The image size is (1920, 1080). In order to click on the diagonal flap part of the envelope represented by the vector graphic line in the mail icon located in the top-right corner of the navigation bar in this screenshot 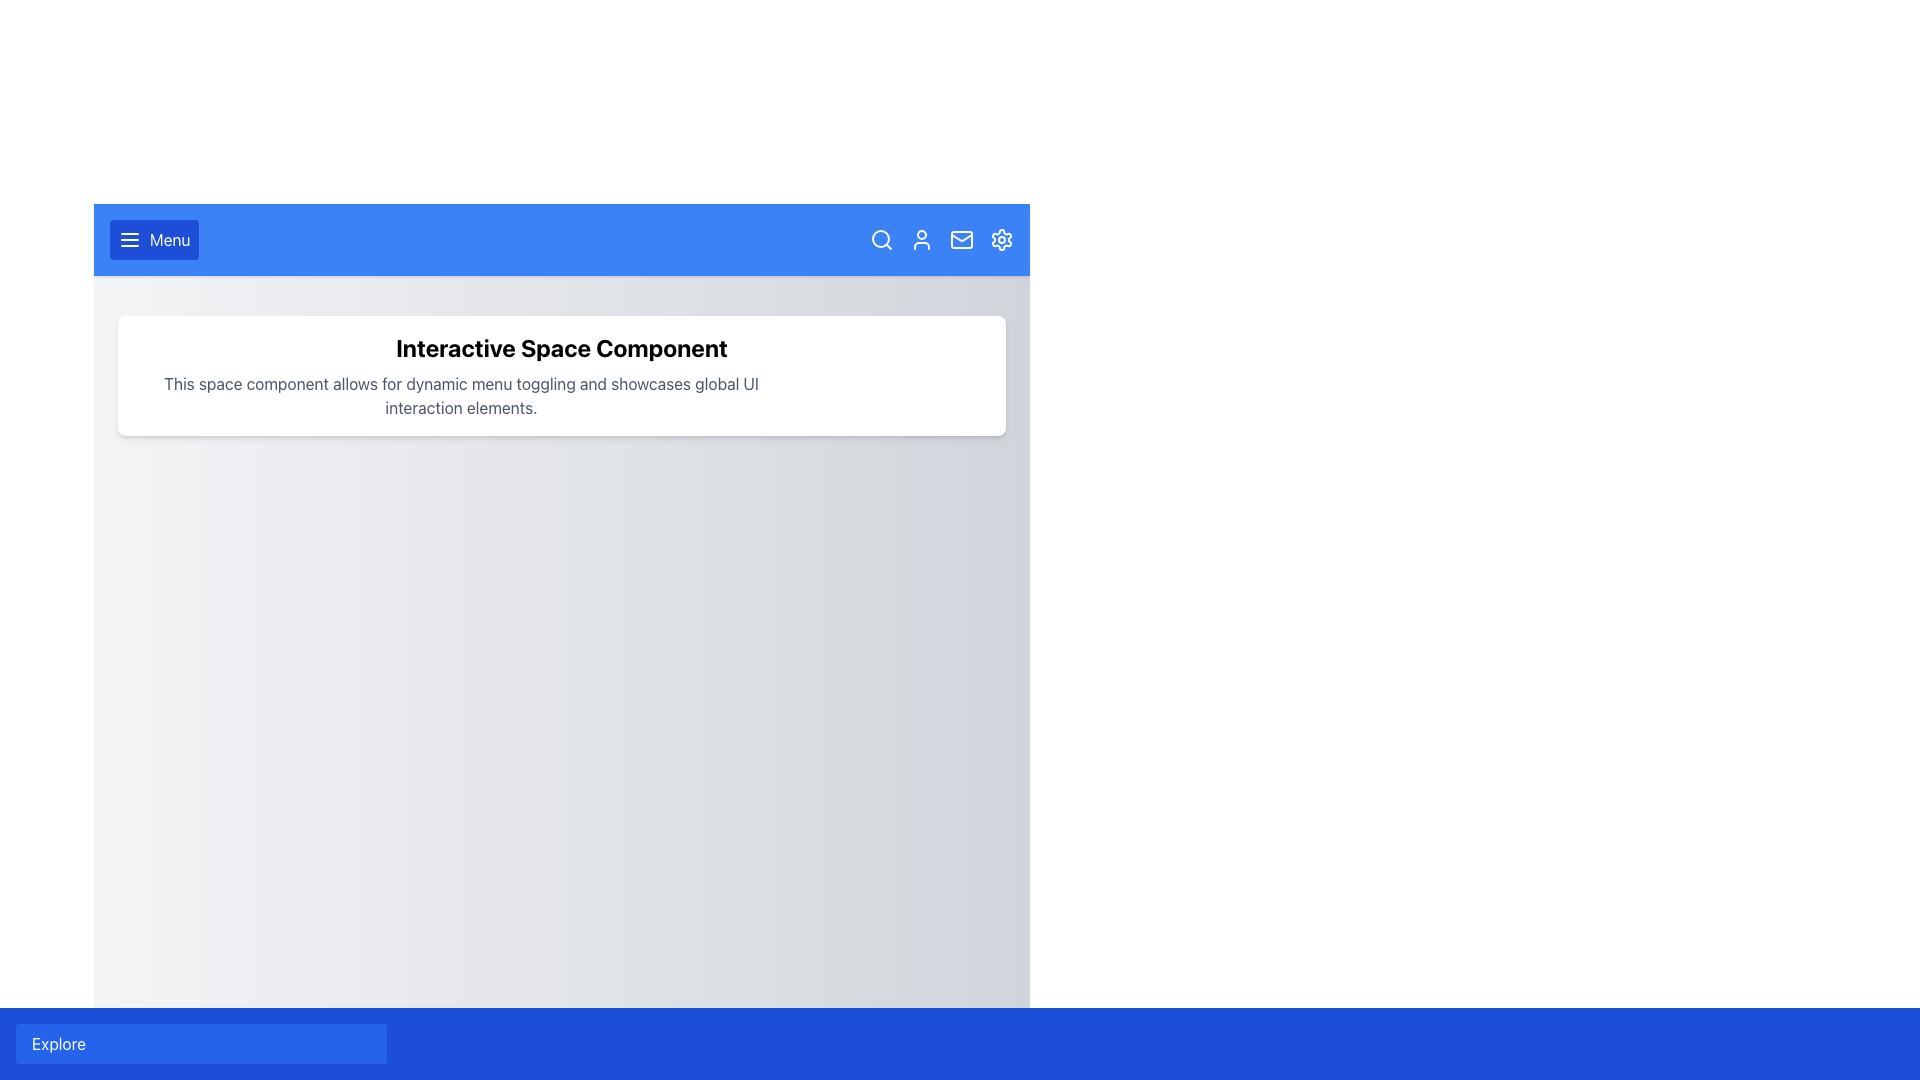, I will do `click(961, 235)`.